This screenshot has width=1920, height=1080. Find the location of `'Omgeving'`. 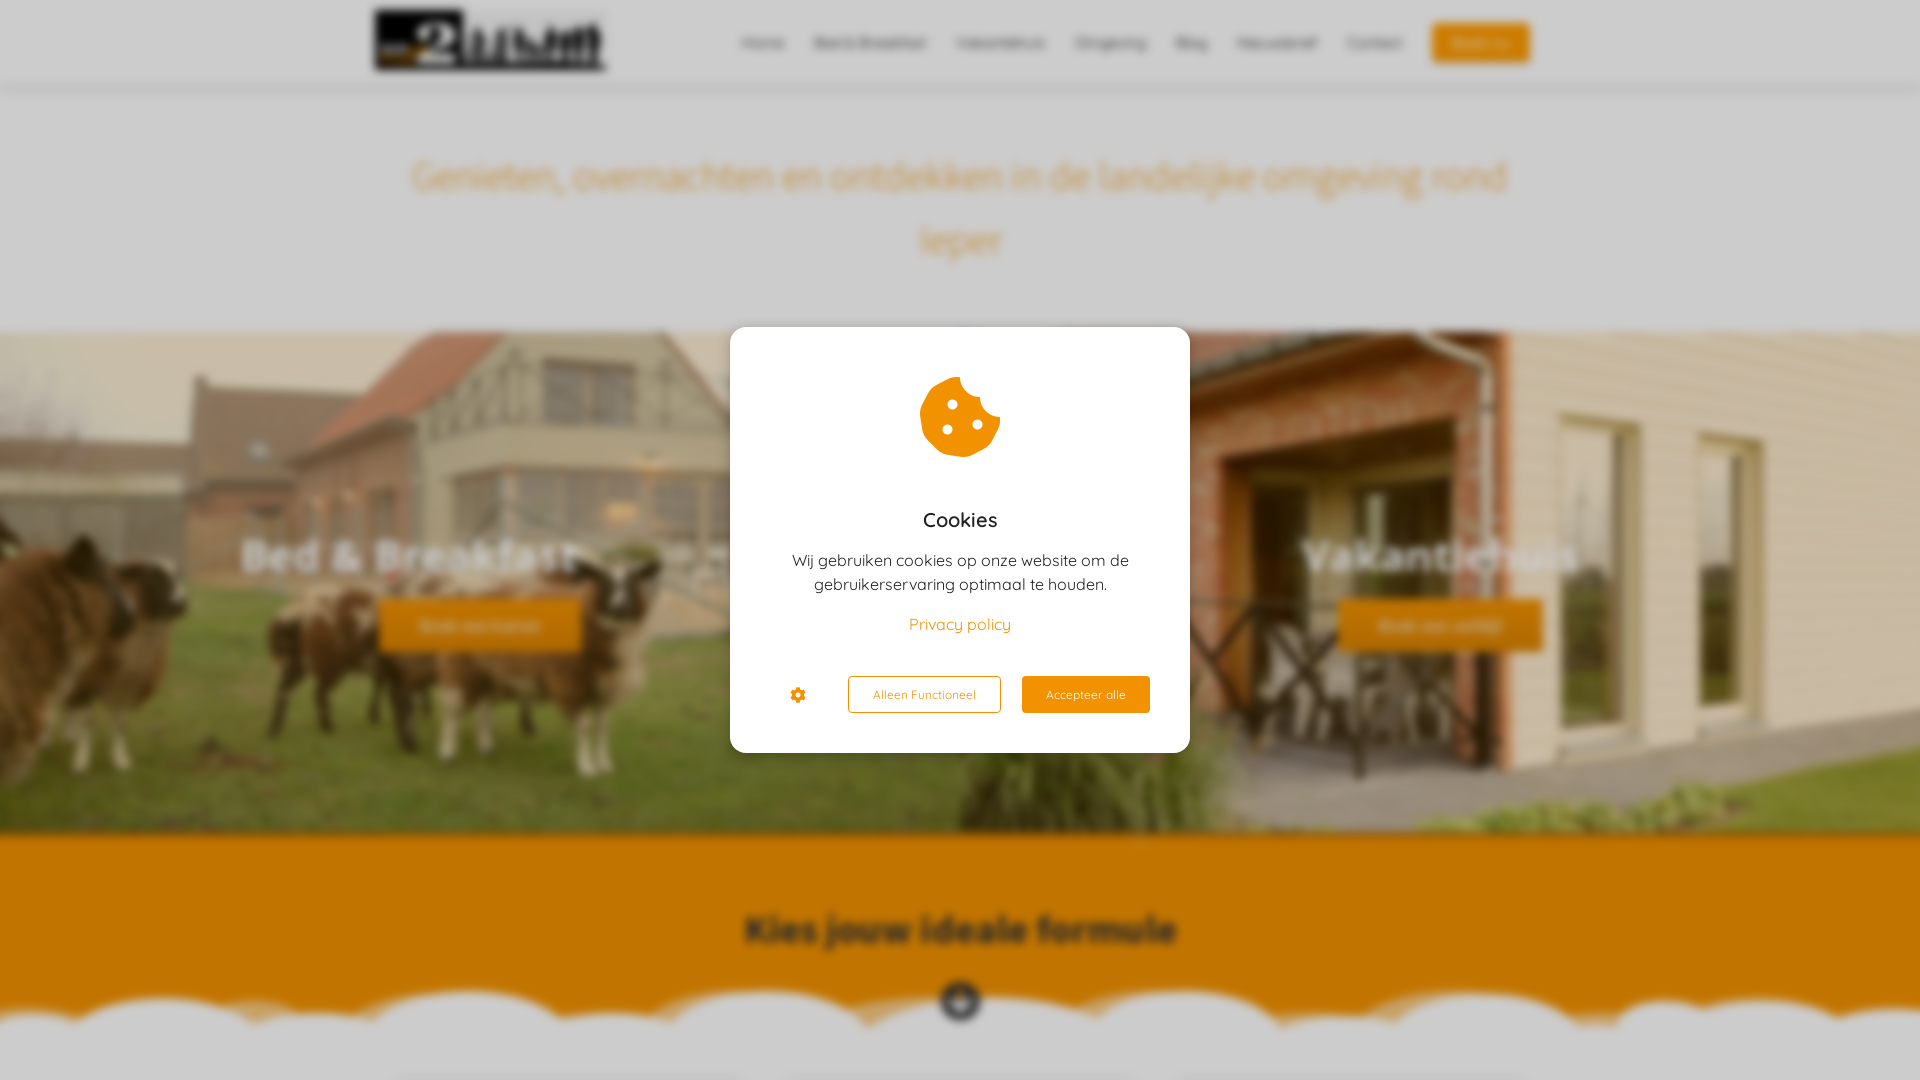

'Omgeving' is located at coordinates (1059, 42).